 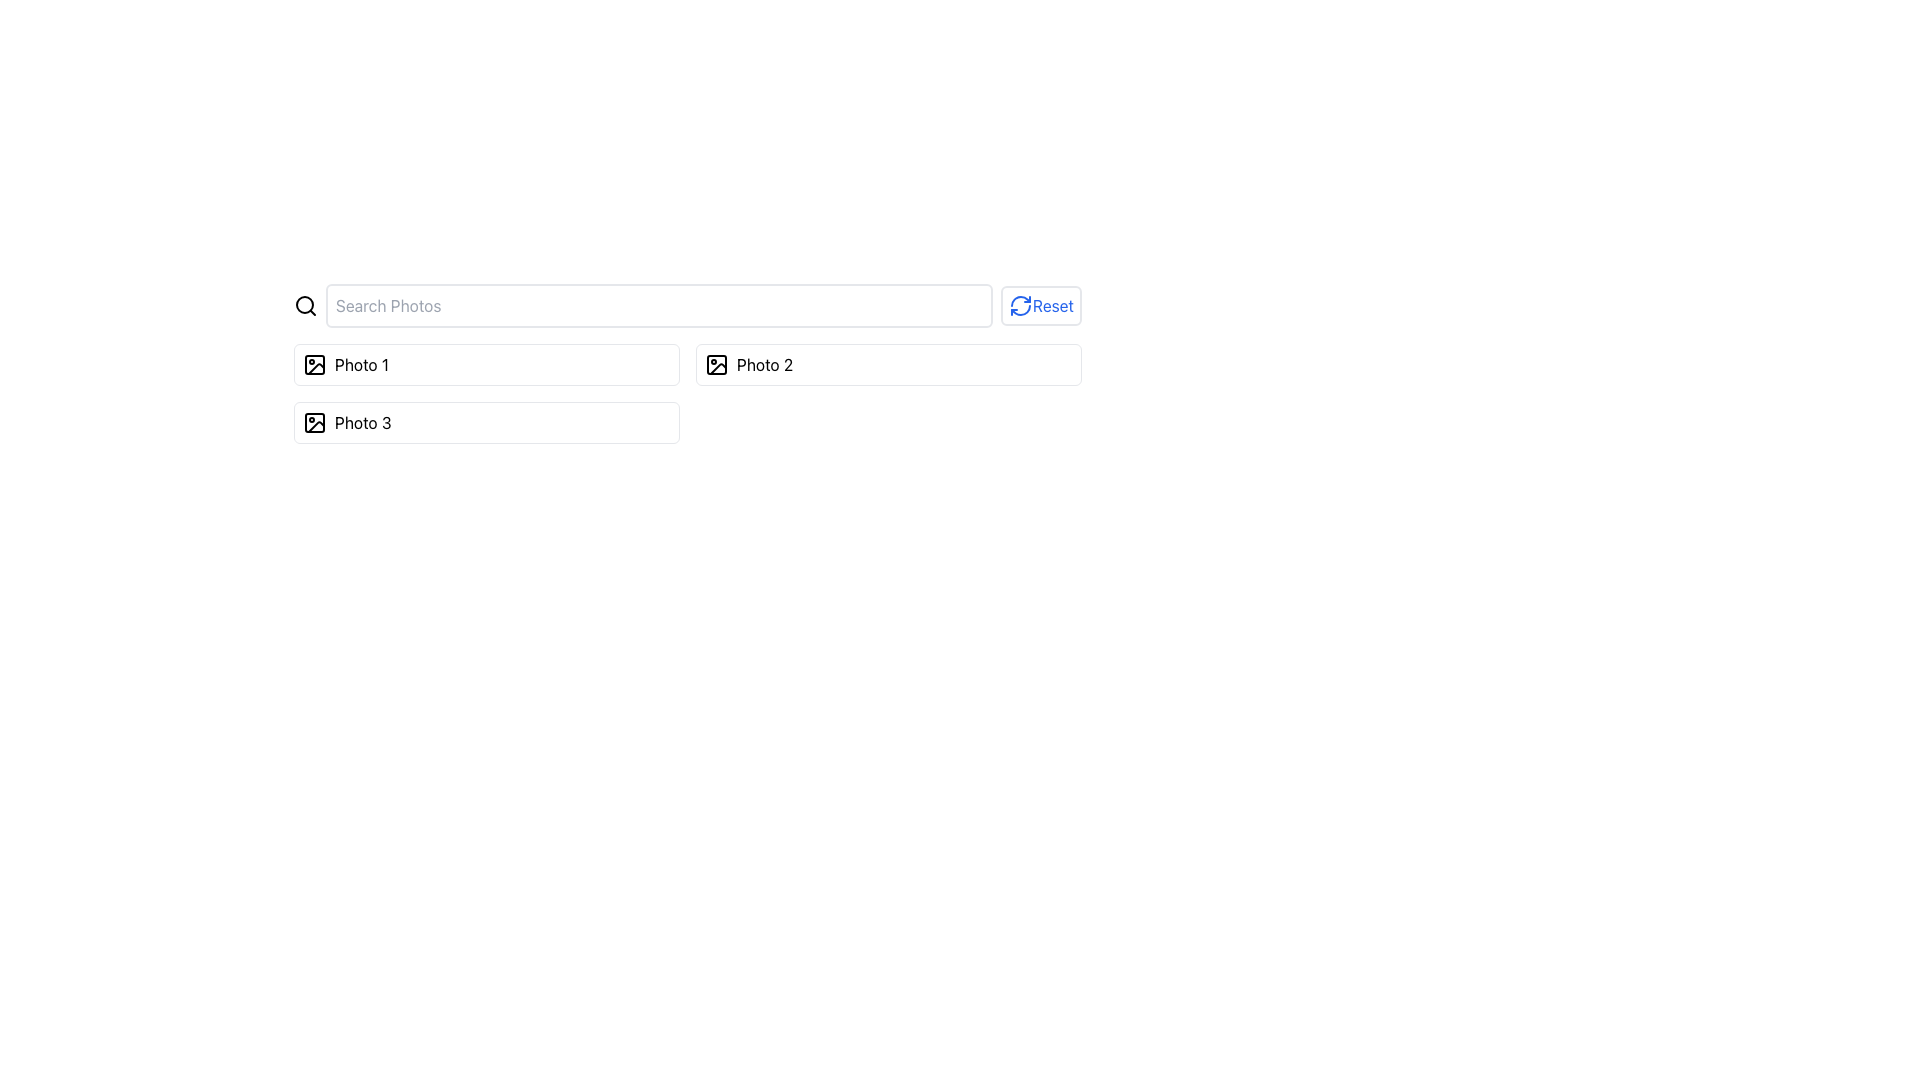 I want to click on the magnifying glass icon to initiate a search query, so click(x=305, y=305).